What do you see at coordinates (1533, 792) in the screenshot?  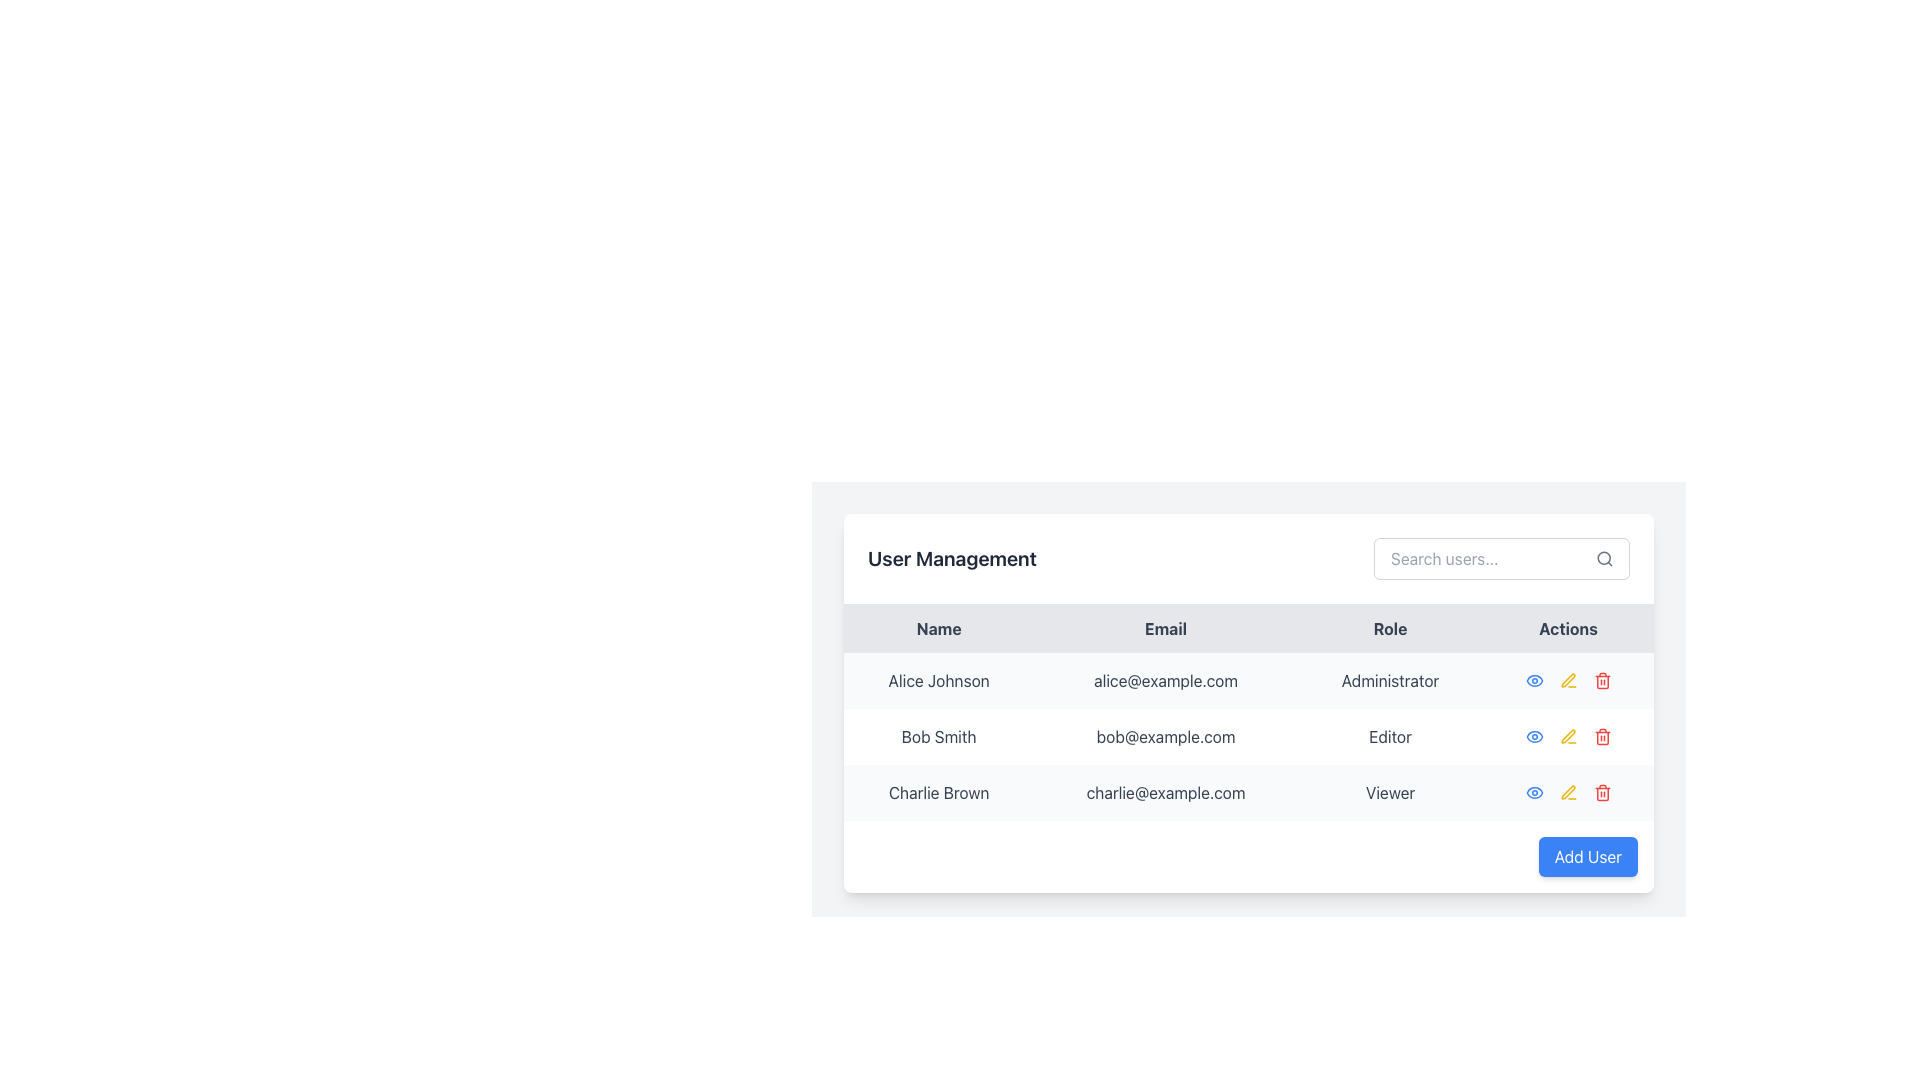 I see `the view action icon button located in the 'Actions' column of the first user row in the table to potentially display a tooltip` at bounding box center [1533, 792].